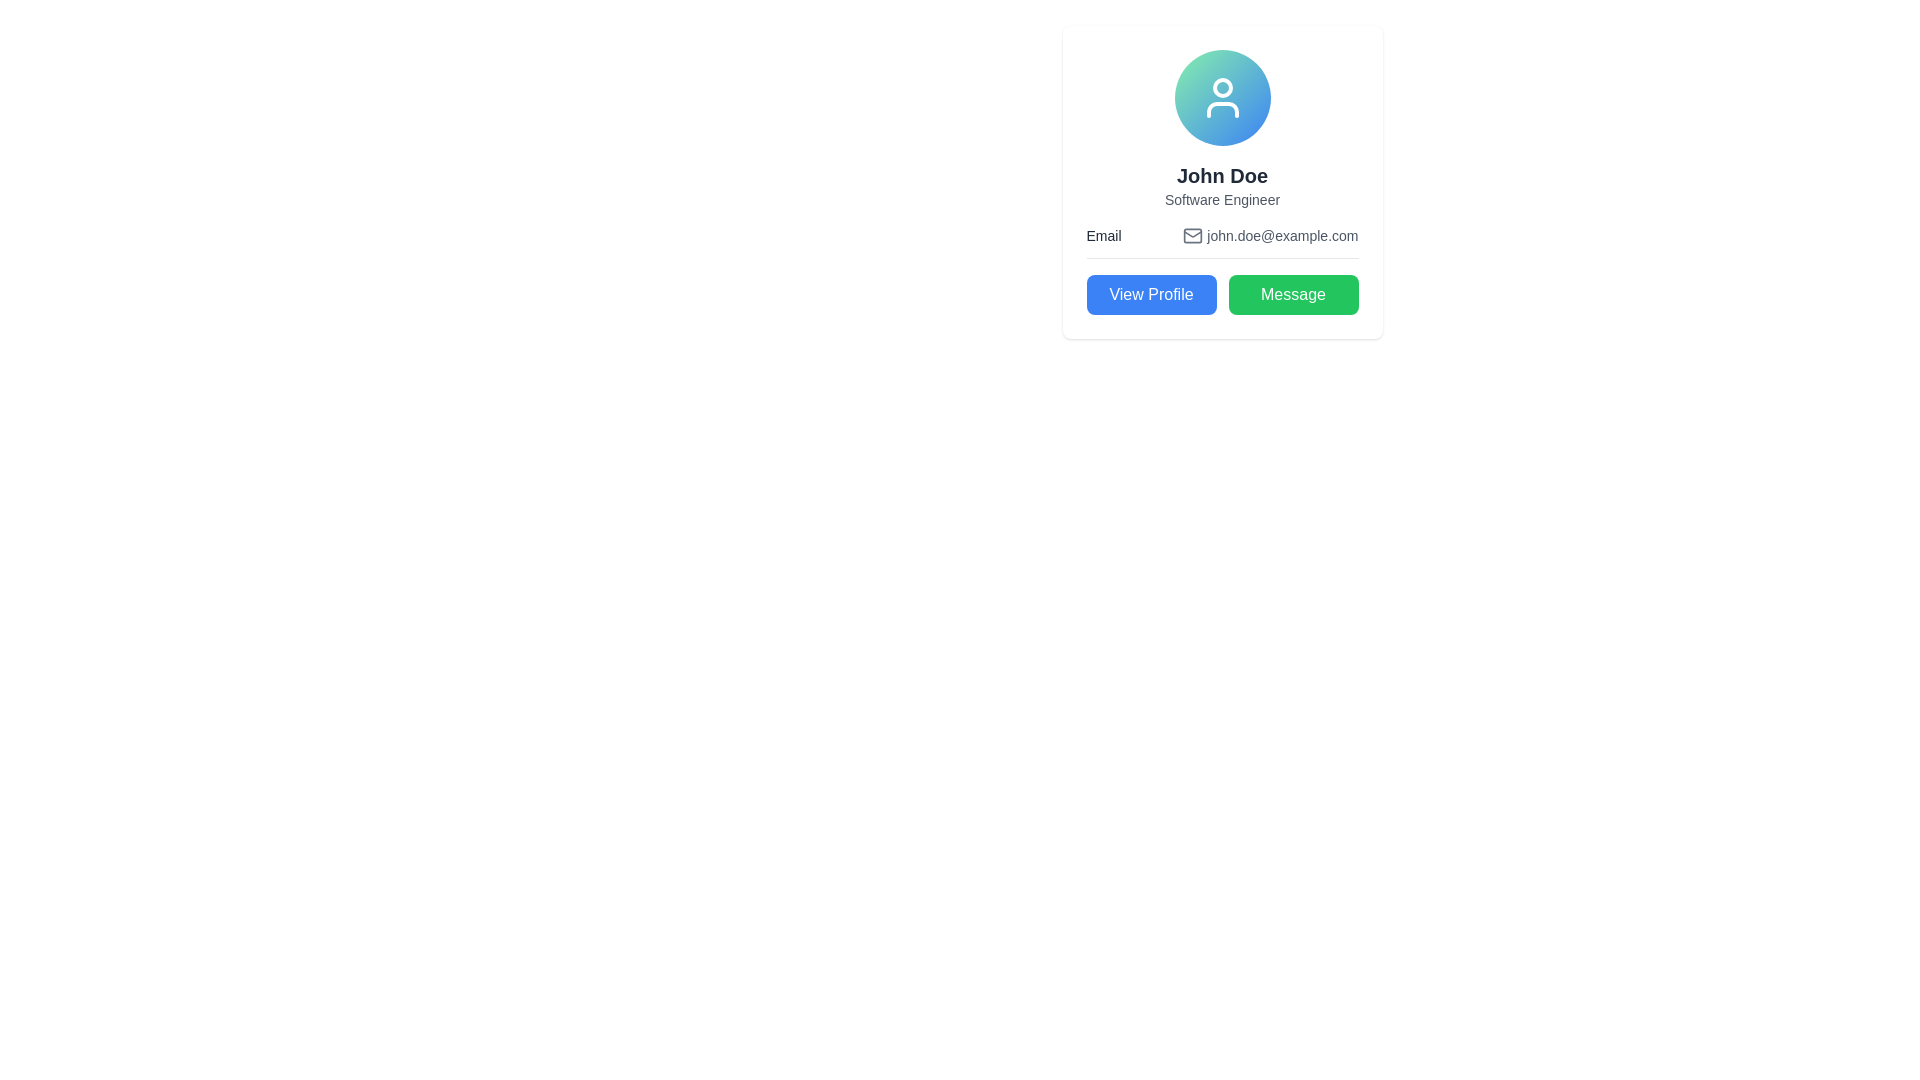 The height and width of the screenshot is (1080, 1920). I want to click on the text label displaying the email address 'john.doe@example.com', which is styled in gray and positioned within the email field of the profile card, below the user's name and above the buttons 'View Profile' and 'Message', so click(1282, 234).